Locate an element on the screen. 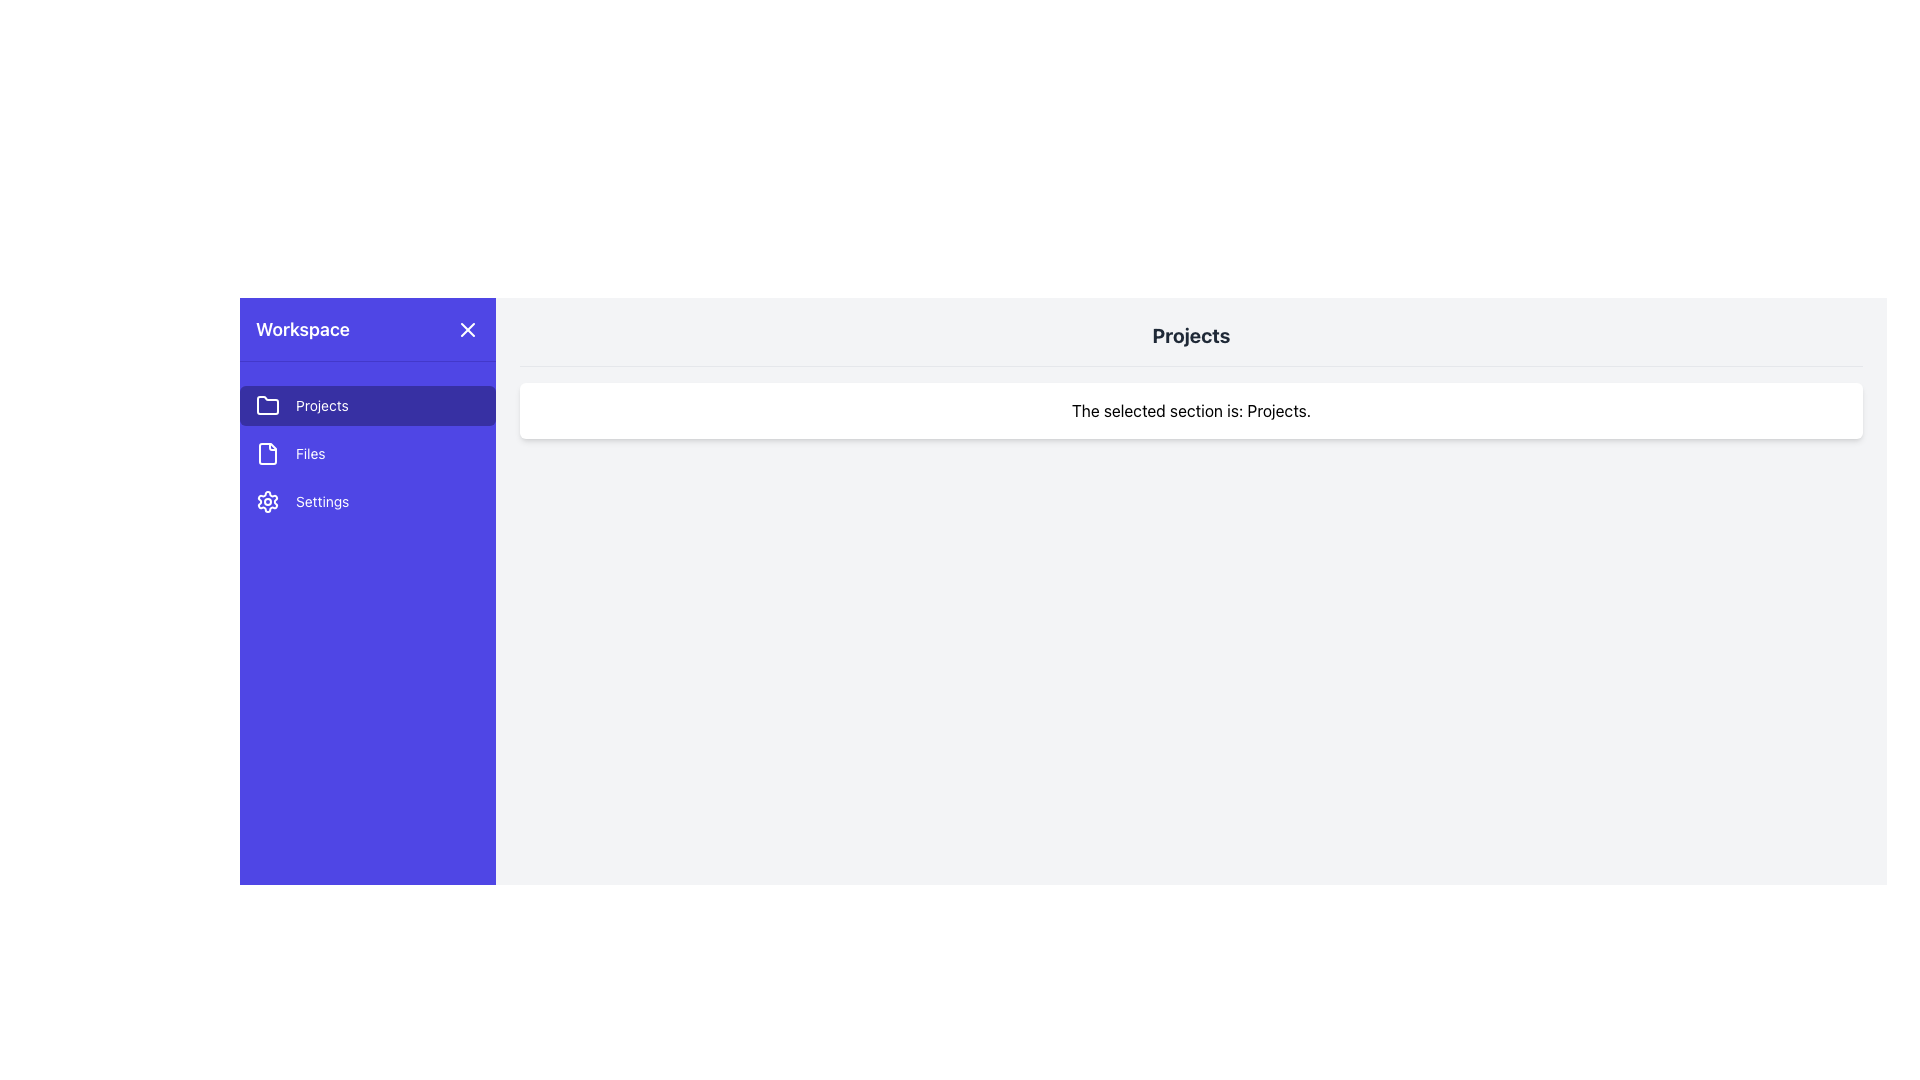  the file icon located under the 'Files' menu item in the vertical navigation bar is located at coordinates (267, 454).